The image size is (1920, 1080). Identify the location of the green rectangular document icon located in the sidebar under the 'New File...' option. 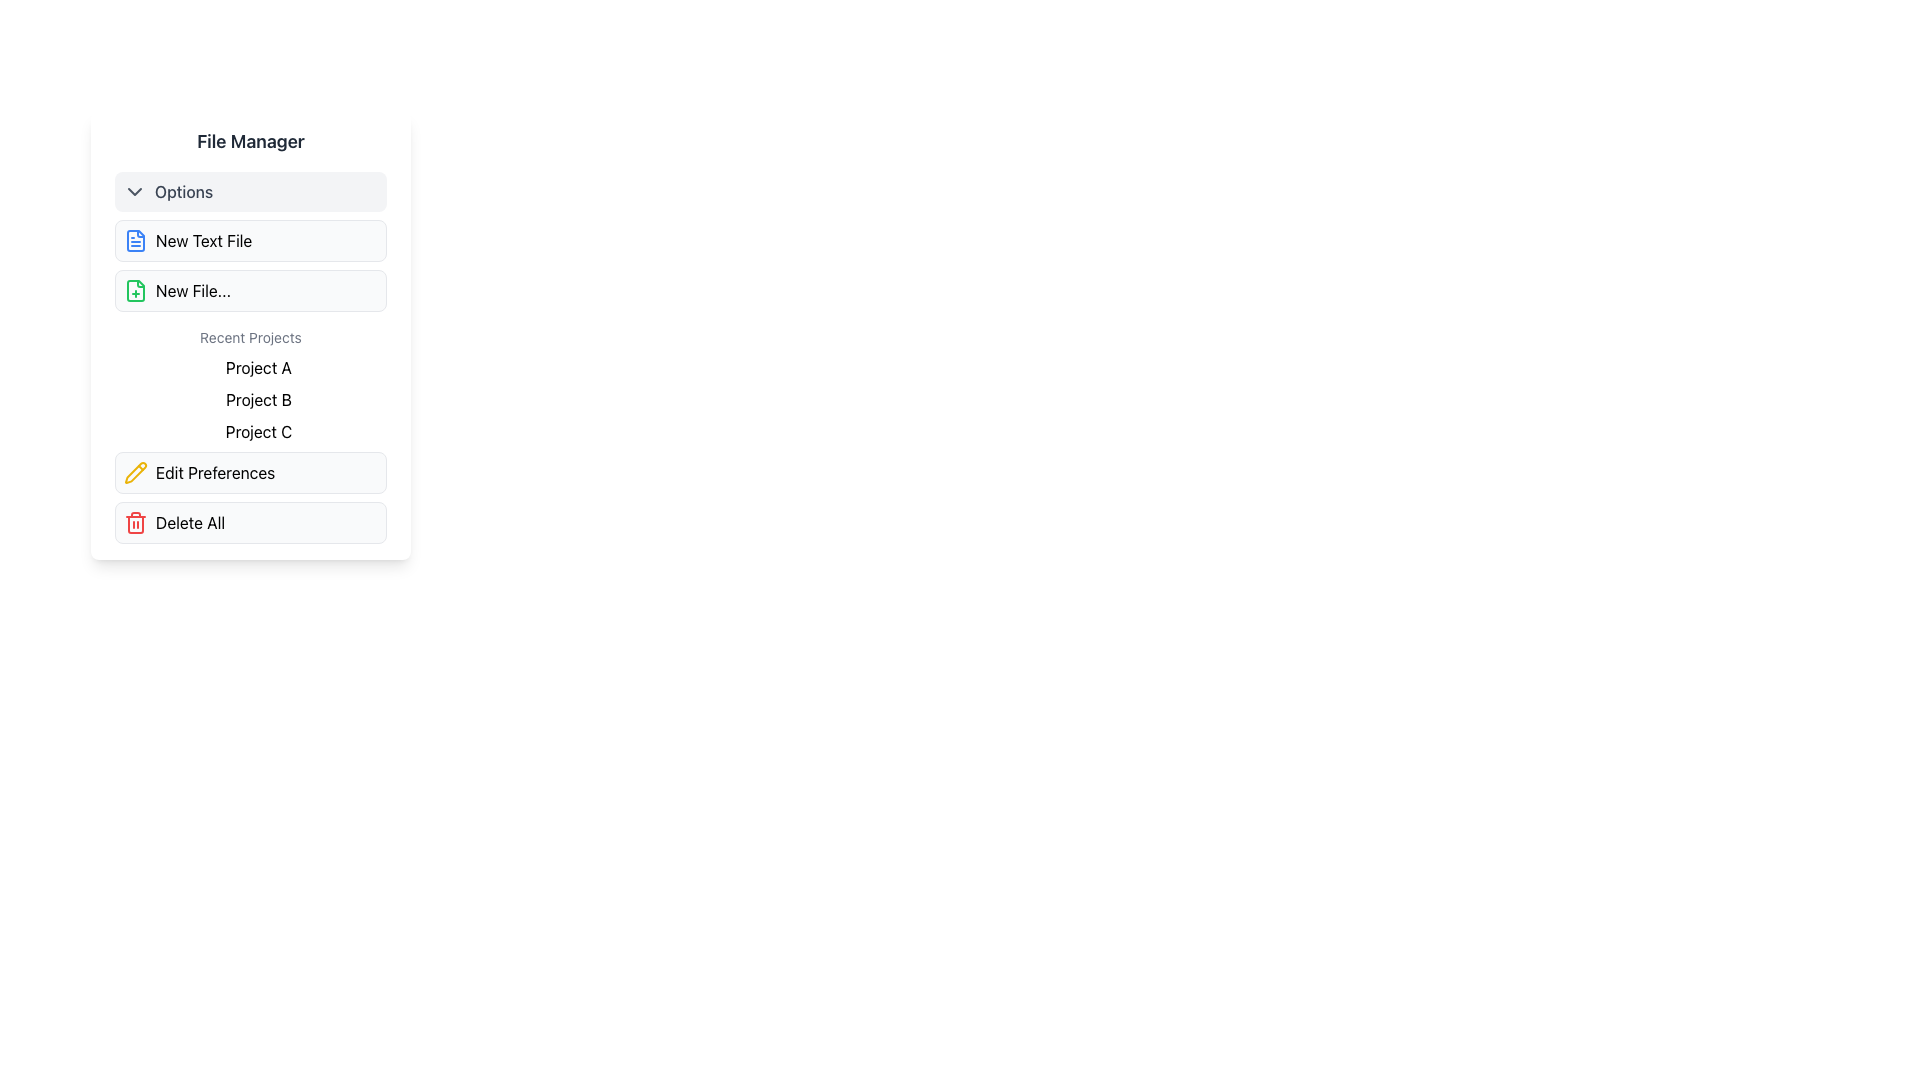
(134, 290).